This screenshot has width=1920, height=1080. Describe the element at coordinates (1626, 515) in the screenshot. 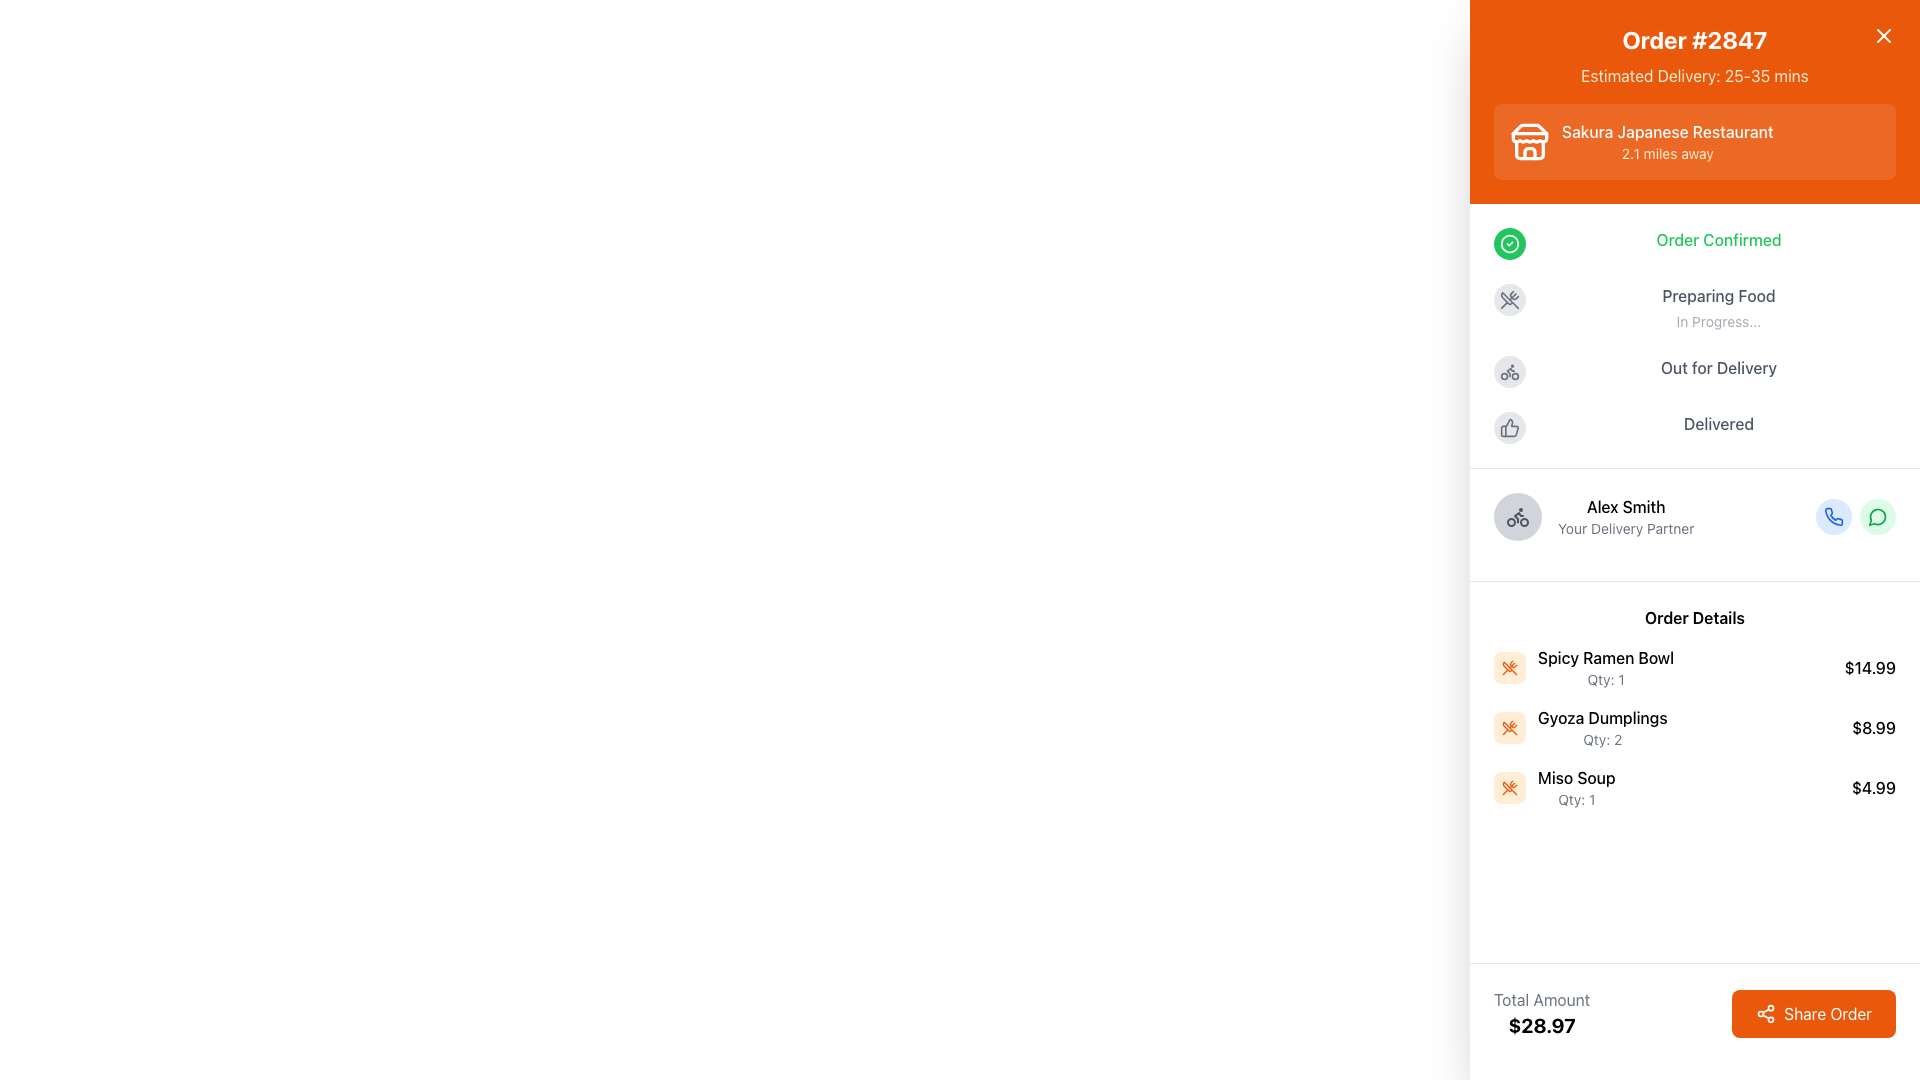

I see `the Informational text block displaying 'Alex Smith' and 'Your Delivery Partner' located in the right-side panel under the 'Order Confirmed' section` at that location.